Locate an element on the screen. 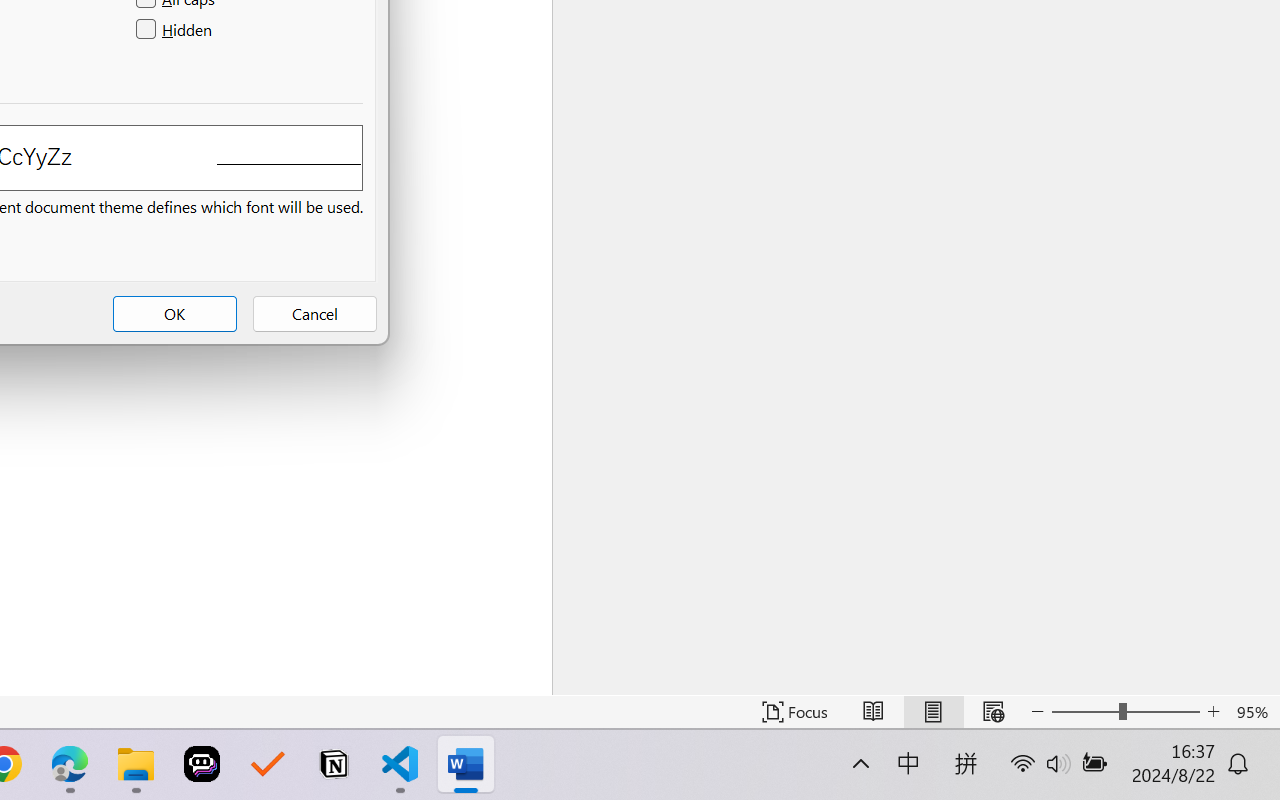  'Cancel' is located at coordinates (313, 313).